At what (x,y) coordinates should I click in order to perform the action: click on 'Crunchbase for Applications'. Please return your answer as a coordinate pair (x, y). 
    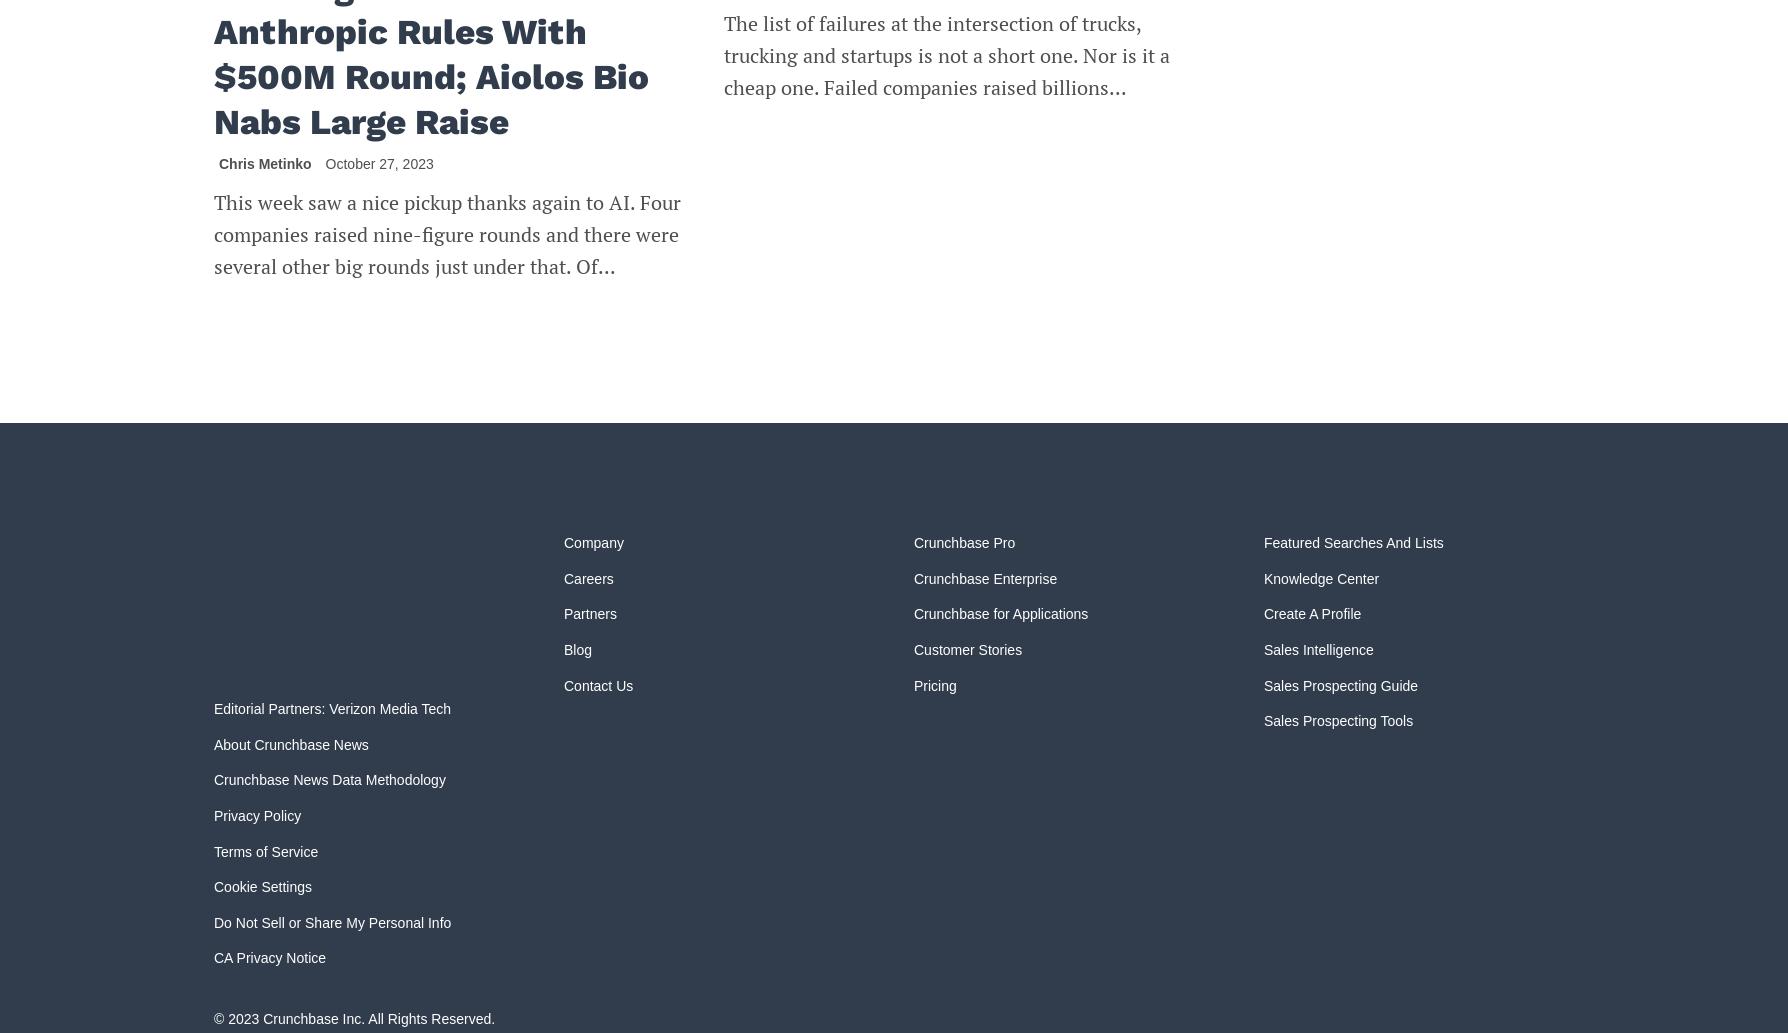
    Looking at the image, I should click on (1000, 613).